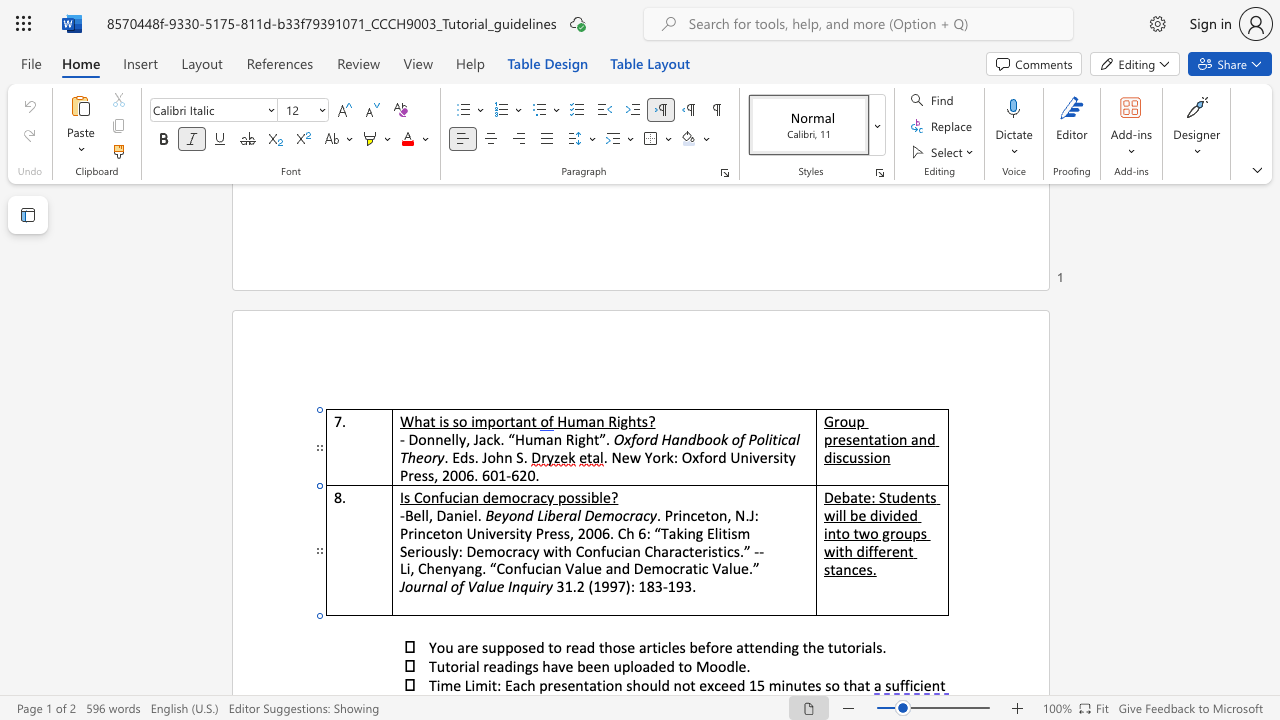  I want to click on the 2th character "o" in the text, so click(453, 585).